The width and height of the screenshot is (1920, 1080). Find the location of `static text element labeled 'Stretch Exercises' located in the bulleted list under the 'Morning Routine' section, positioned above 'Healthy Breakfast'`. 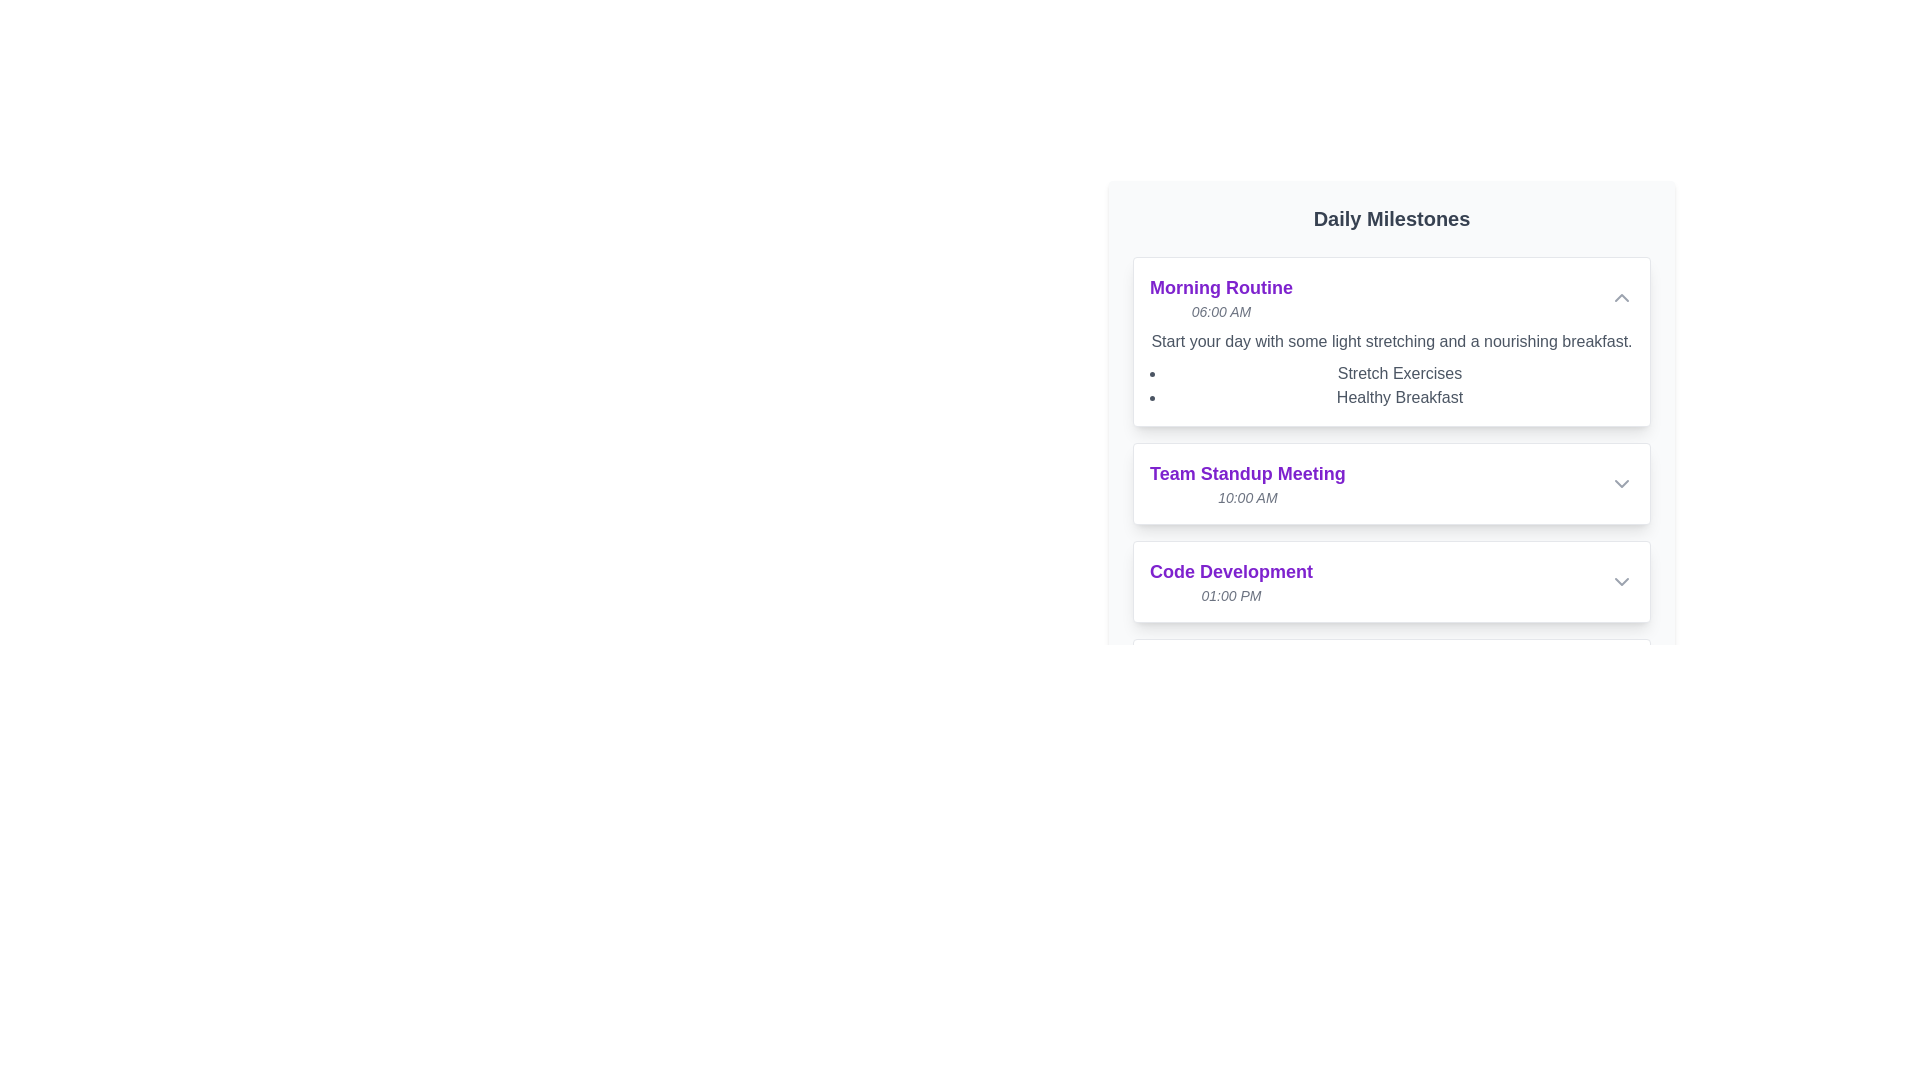

static text element labeled 'Stretch Exercises' located in the bulleted list under the 'Morning Routine' section, positioned above 'Healthy Breakfast' is located at coordinates (1399, 374).